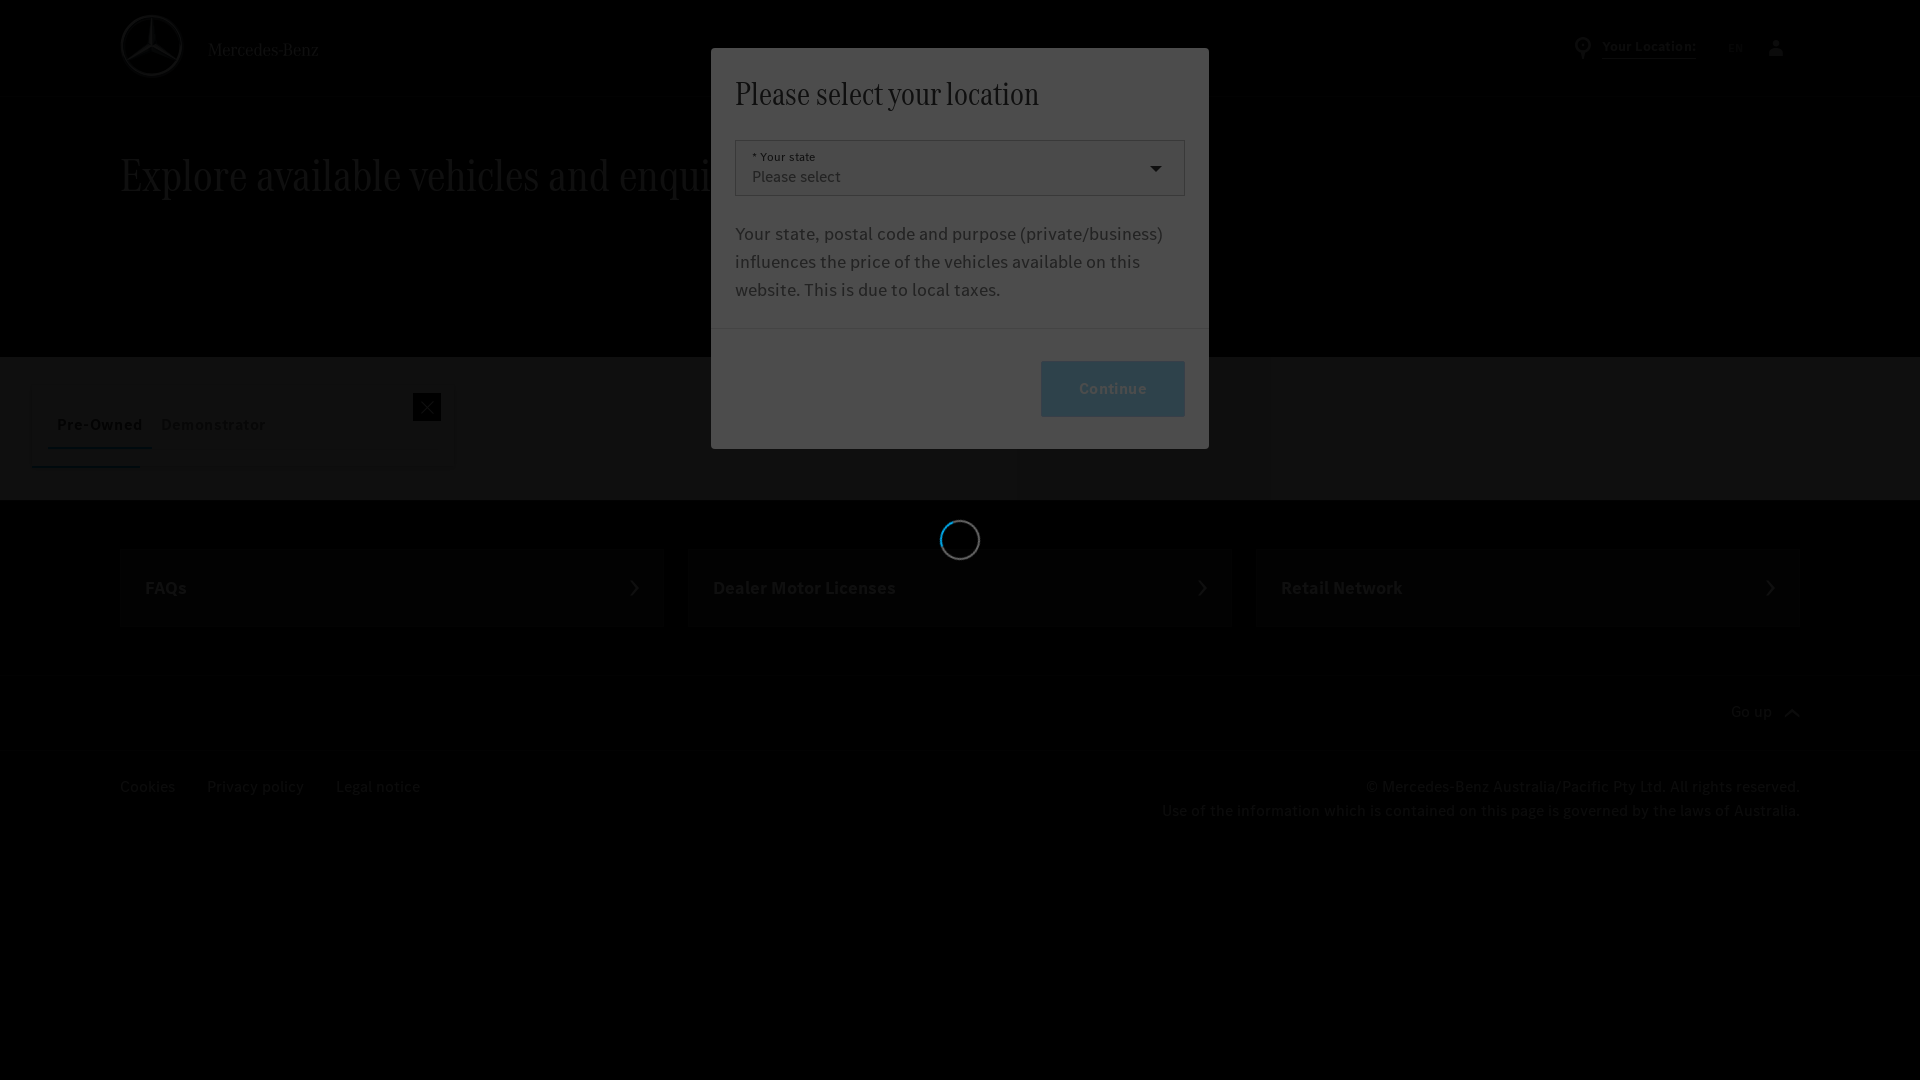  Describe the element at coordinates (336, 786) in the screenshot. I see `'Legal notice'` at that location.